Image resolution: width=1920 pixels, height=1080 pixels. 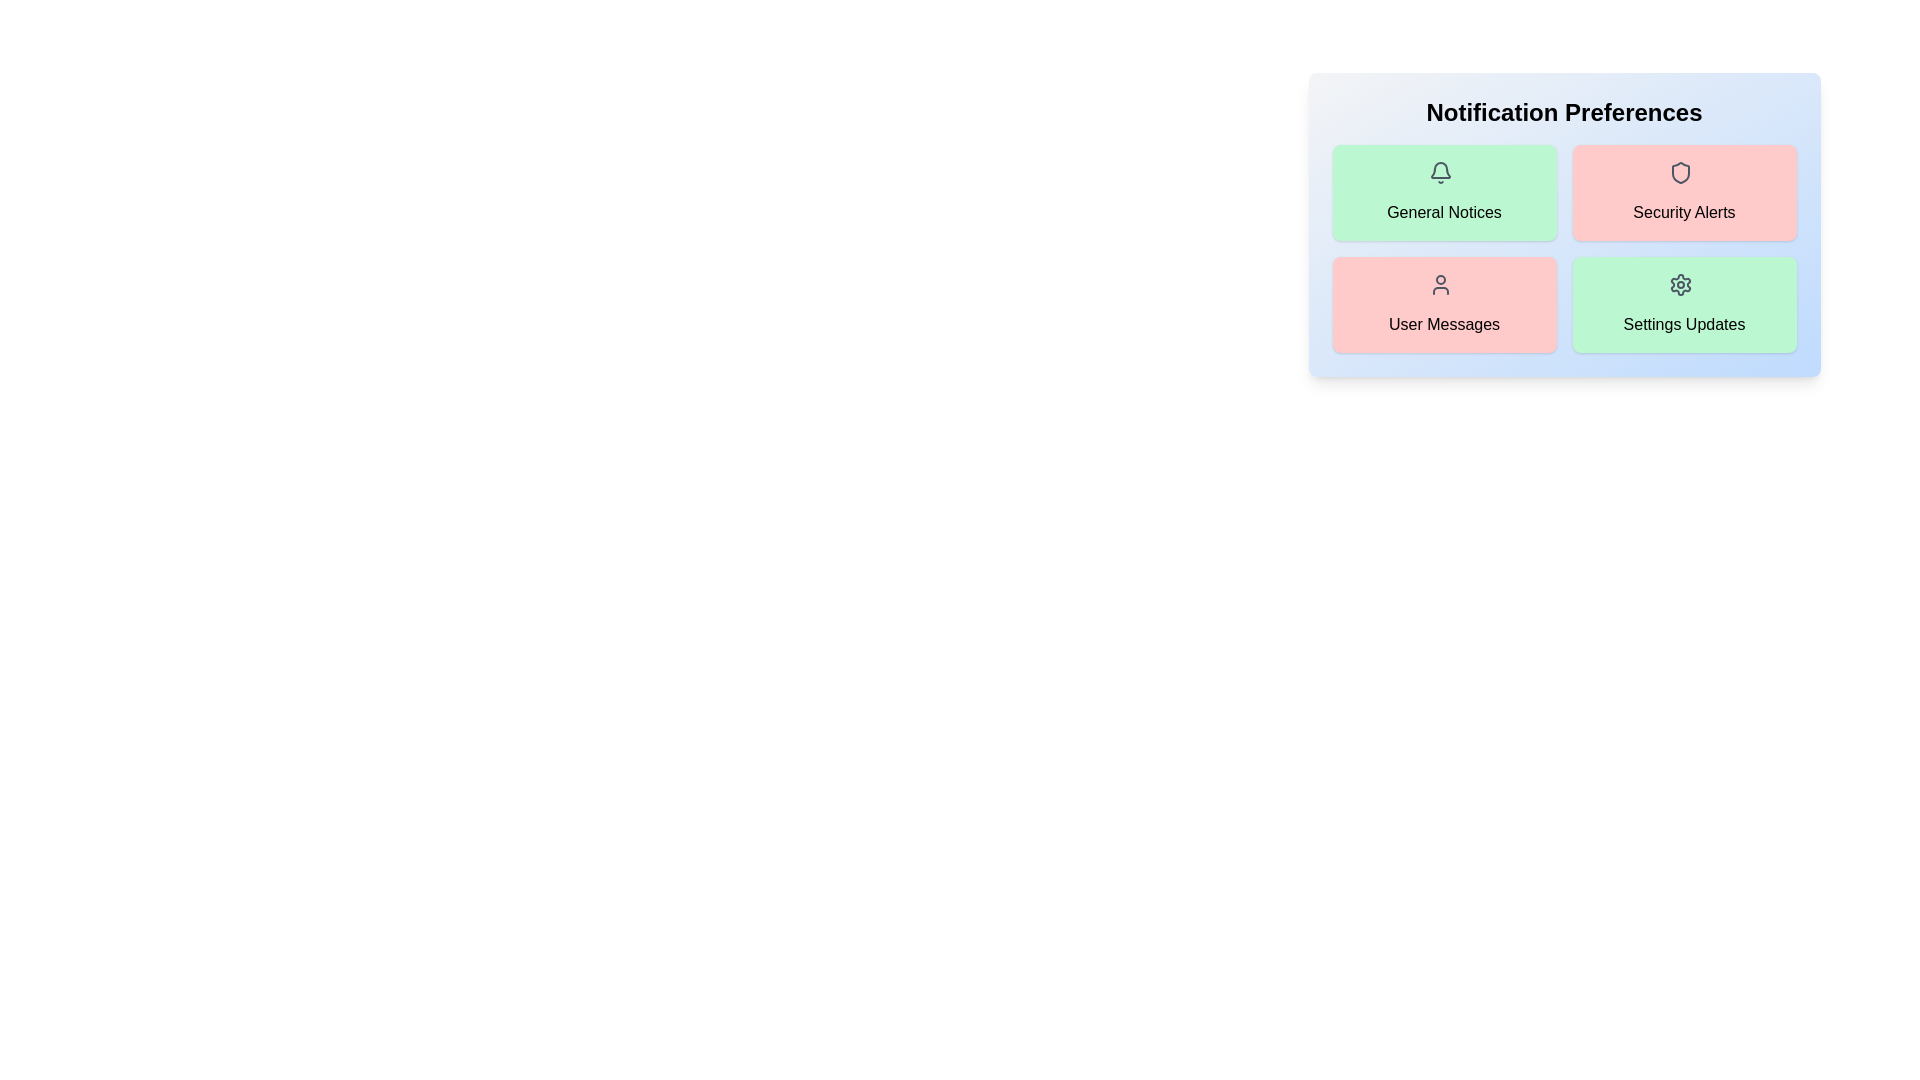 I want to click on the icon for User Messages notification, so click(x=1444, y=289).